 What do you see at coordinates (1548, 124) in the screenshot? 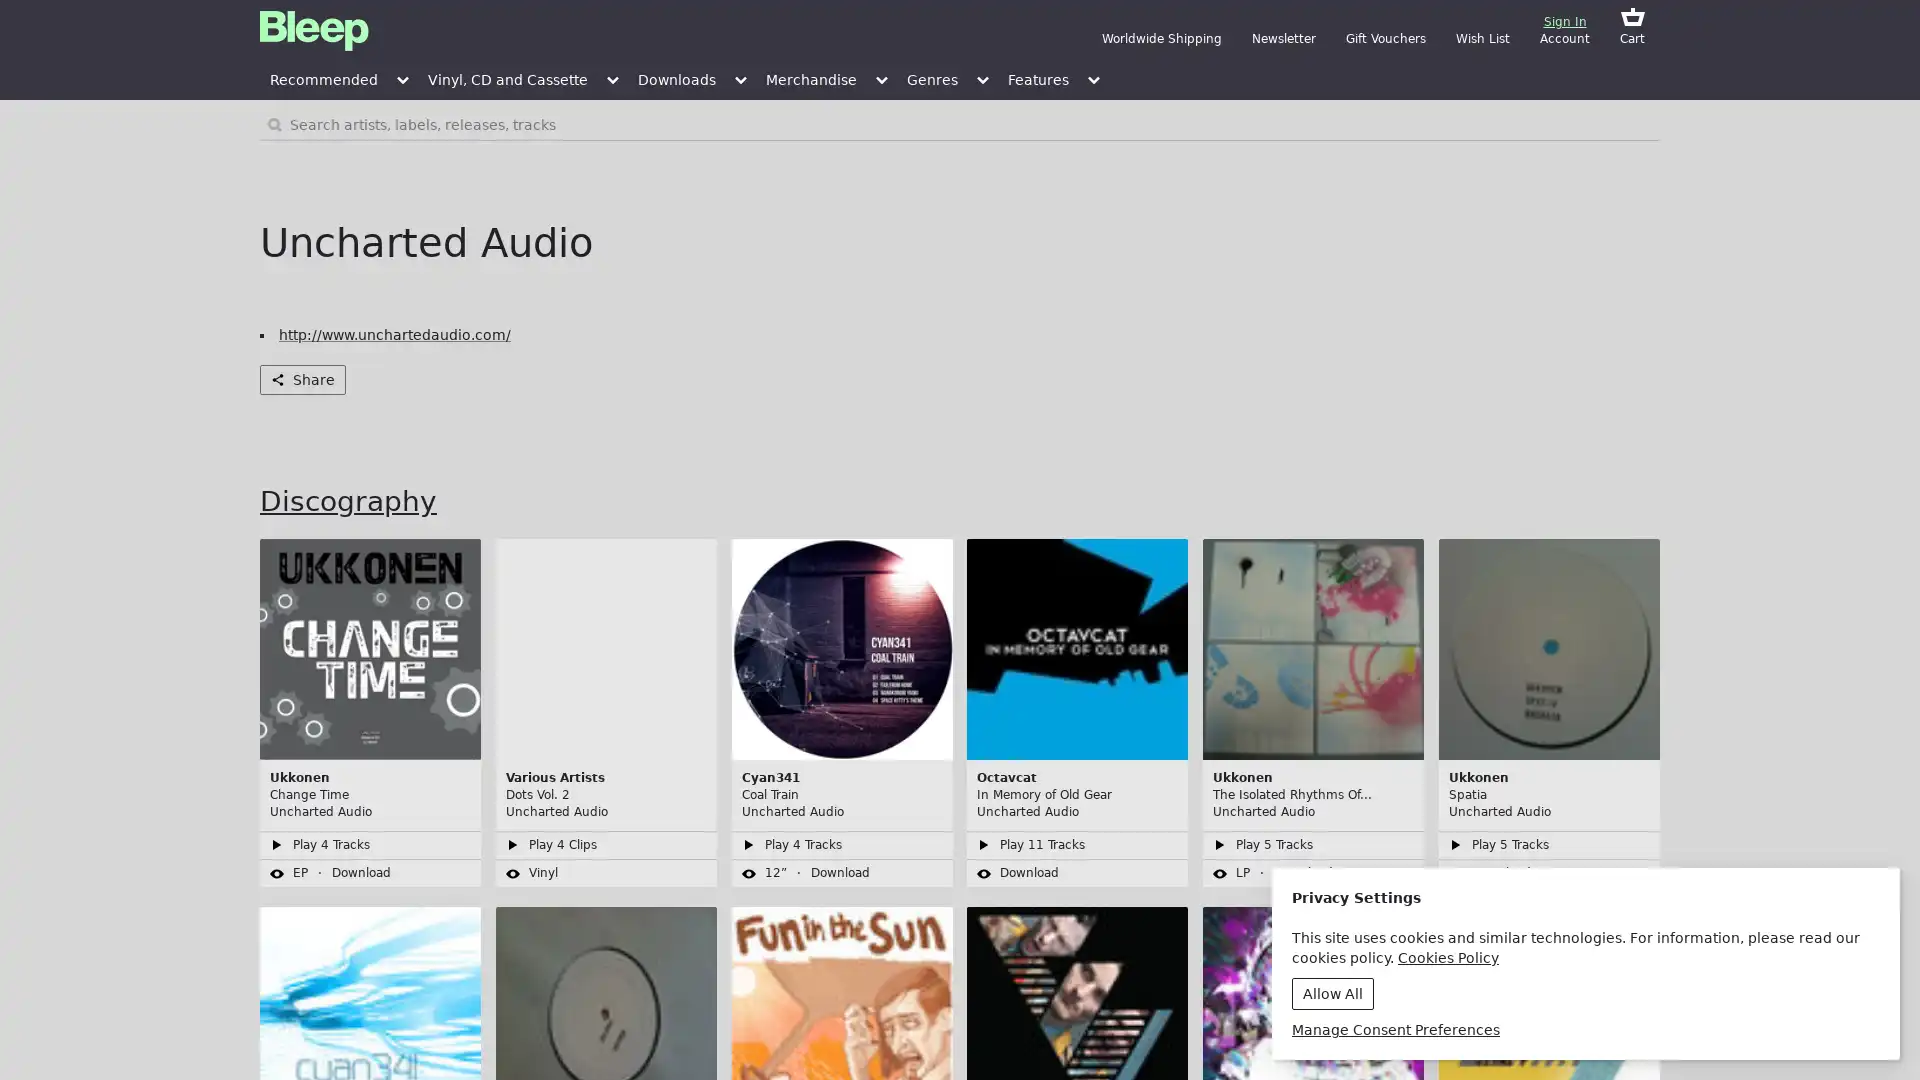
I see `Search` at bounding box center [1548, 124].